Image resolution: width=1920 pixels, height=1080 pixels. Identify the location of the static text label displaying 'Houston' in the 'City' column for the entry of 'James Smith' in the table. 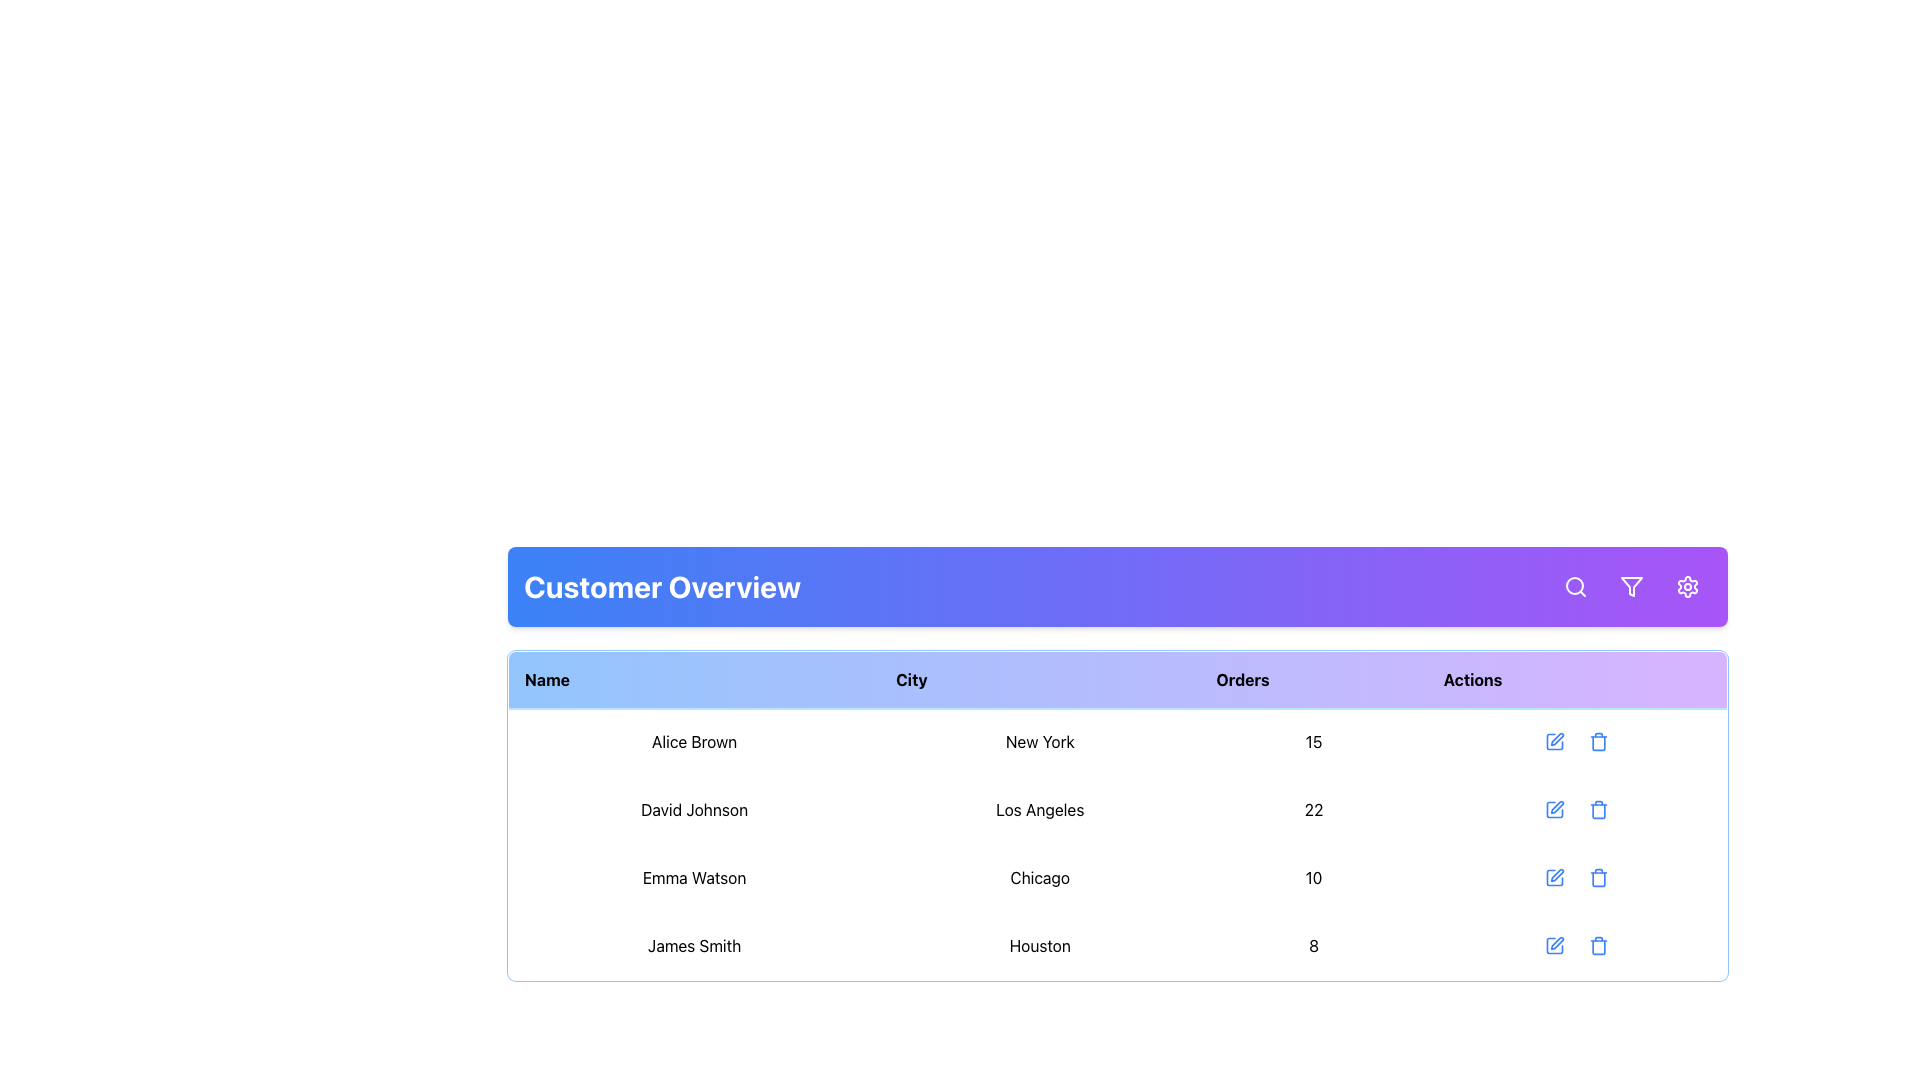
(1040, 945).